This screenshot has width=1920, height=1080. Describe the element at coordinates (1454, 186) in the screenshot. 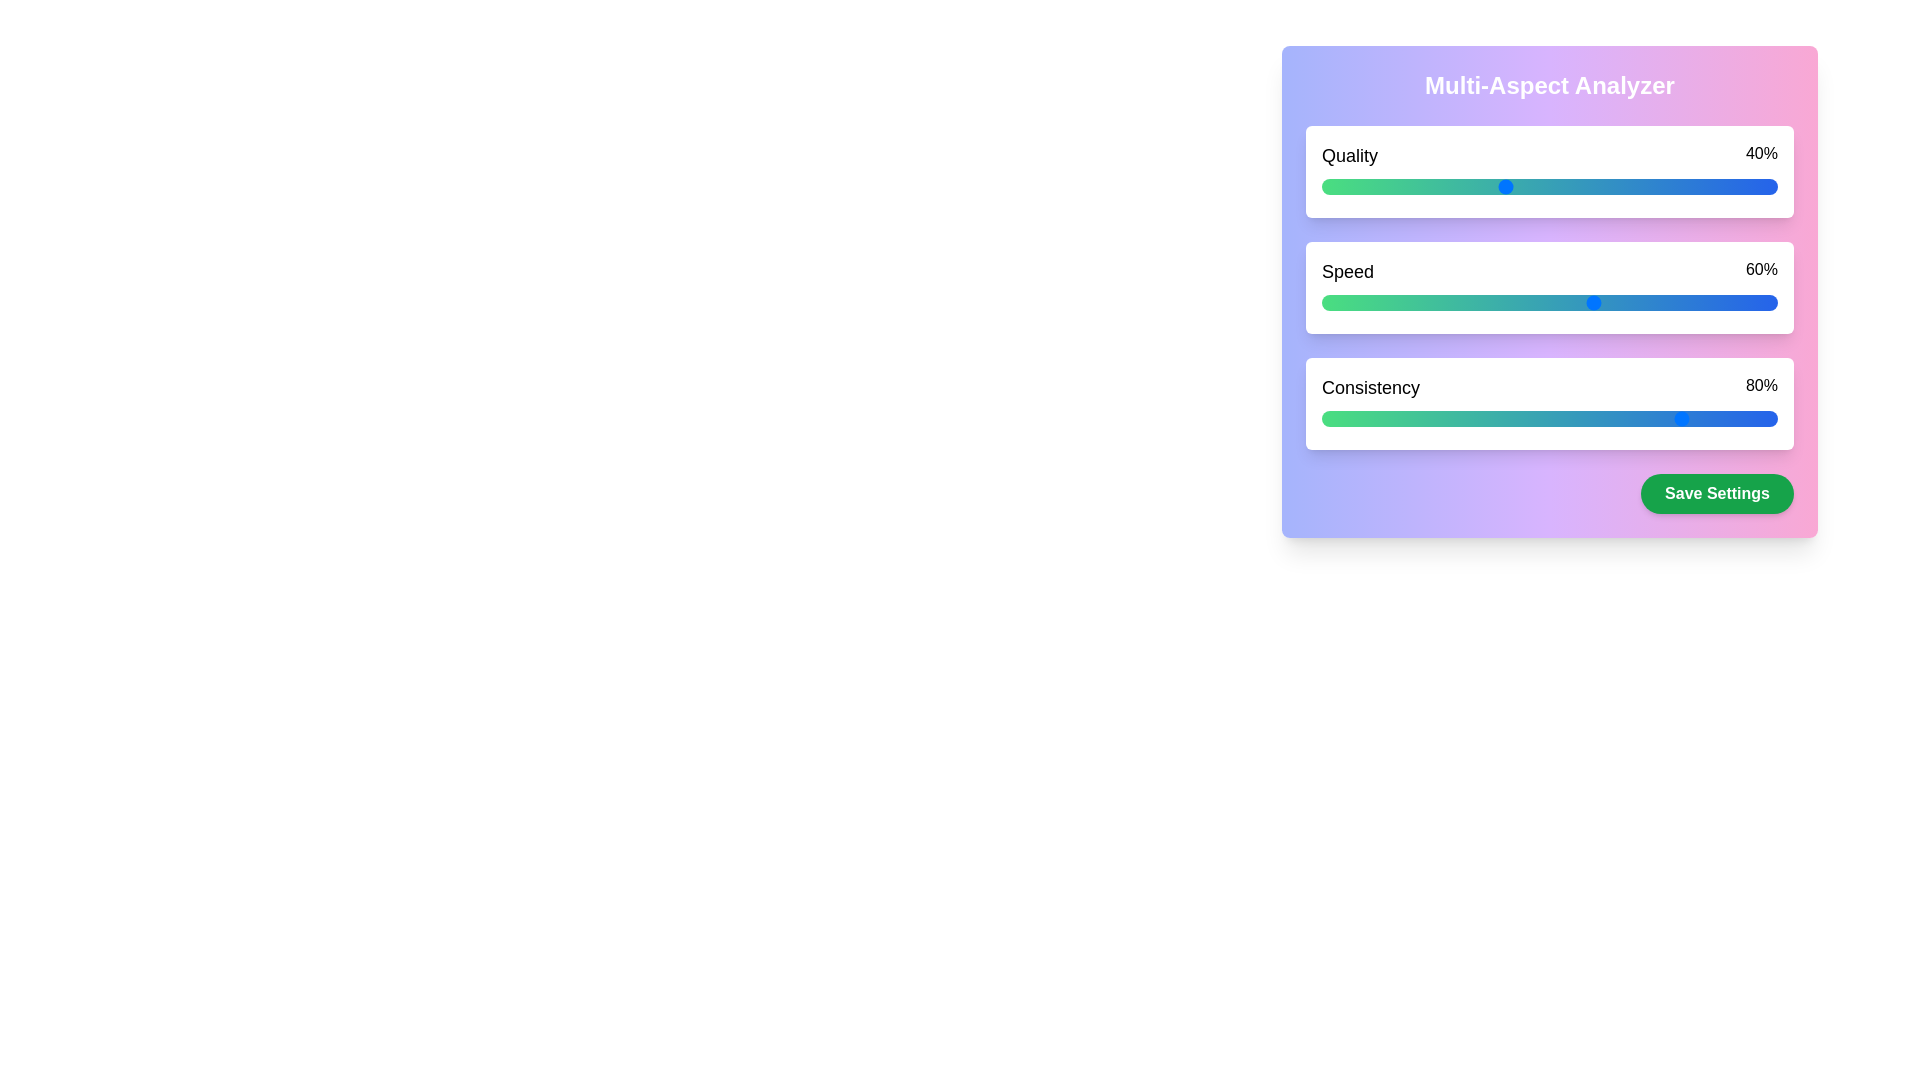

I see `quality` at that location.